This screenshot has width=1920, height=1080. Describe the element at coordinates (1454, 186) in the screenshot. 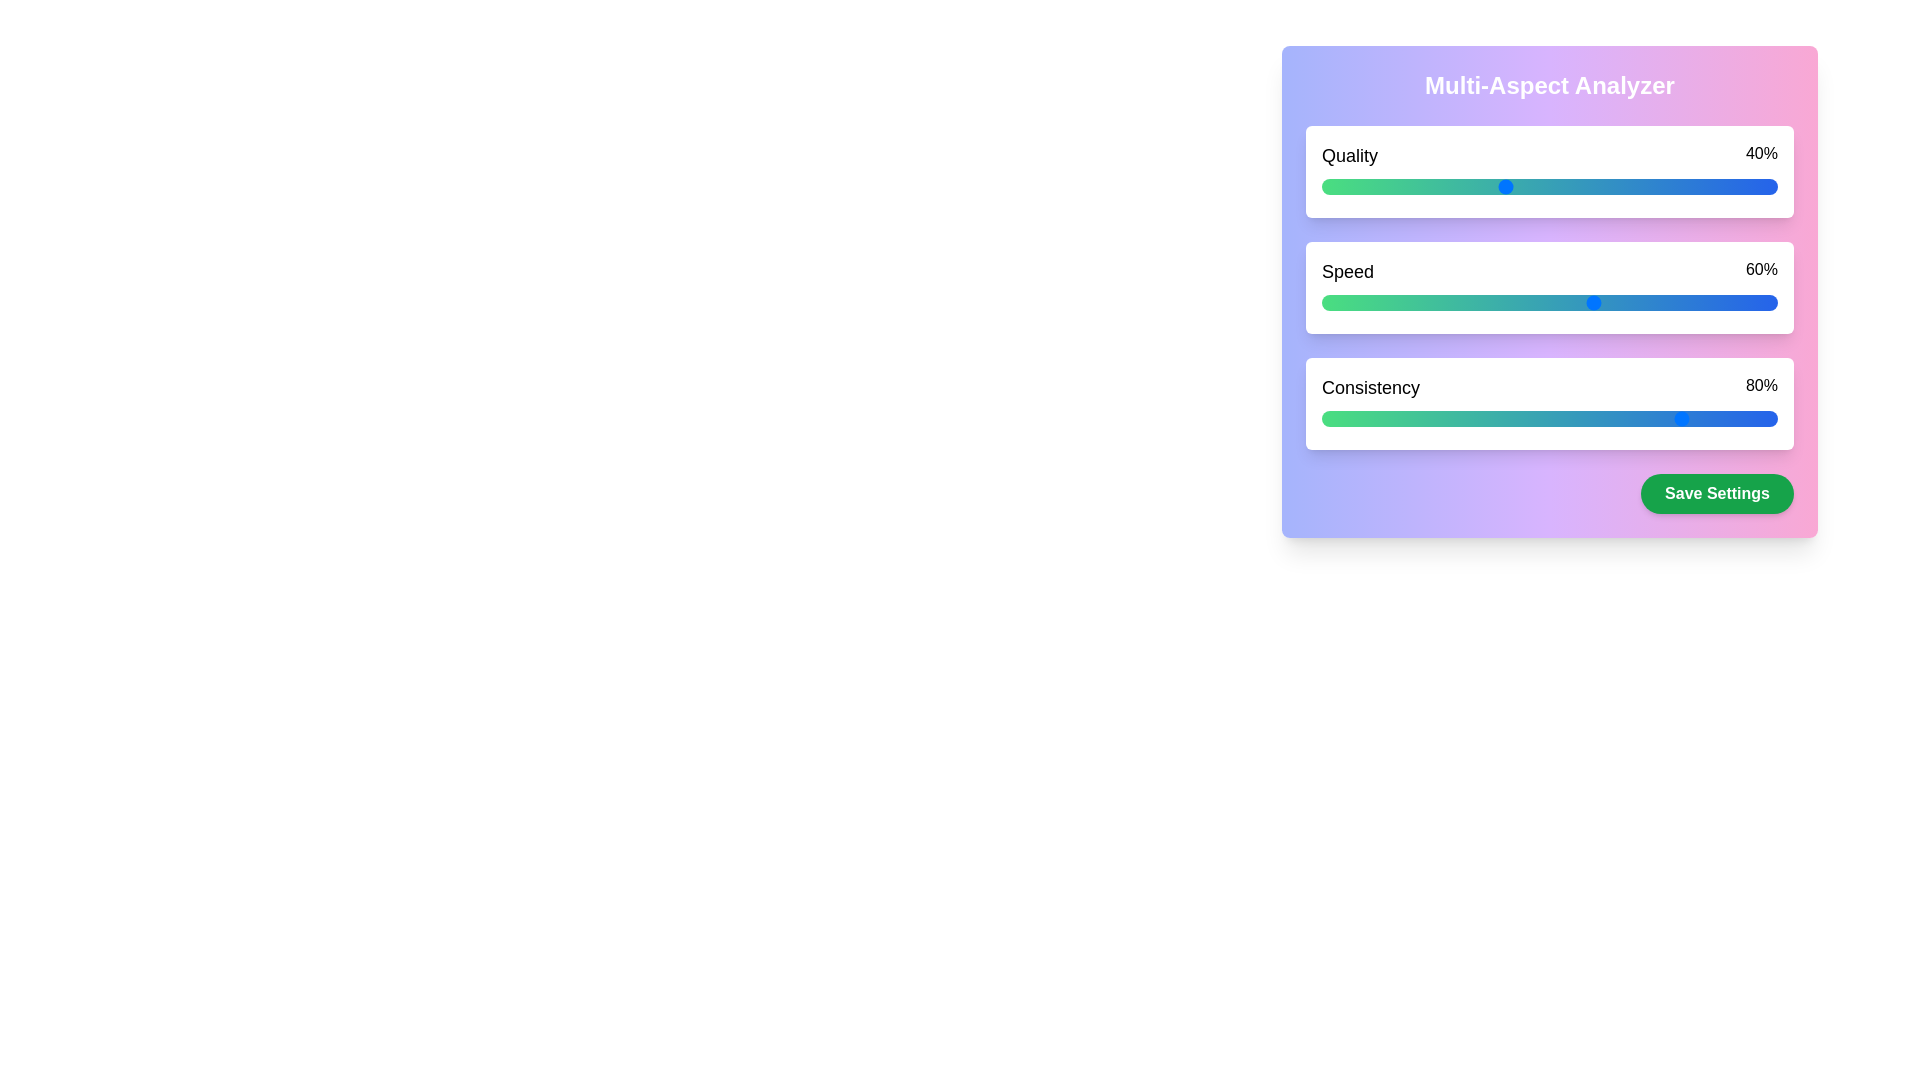

I see `quality` at that location.